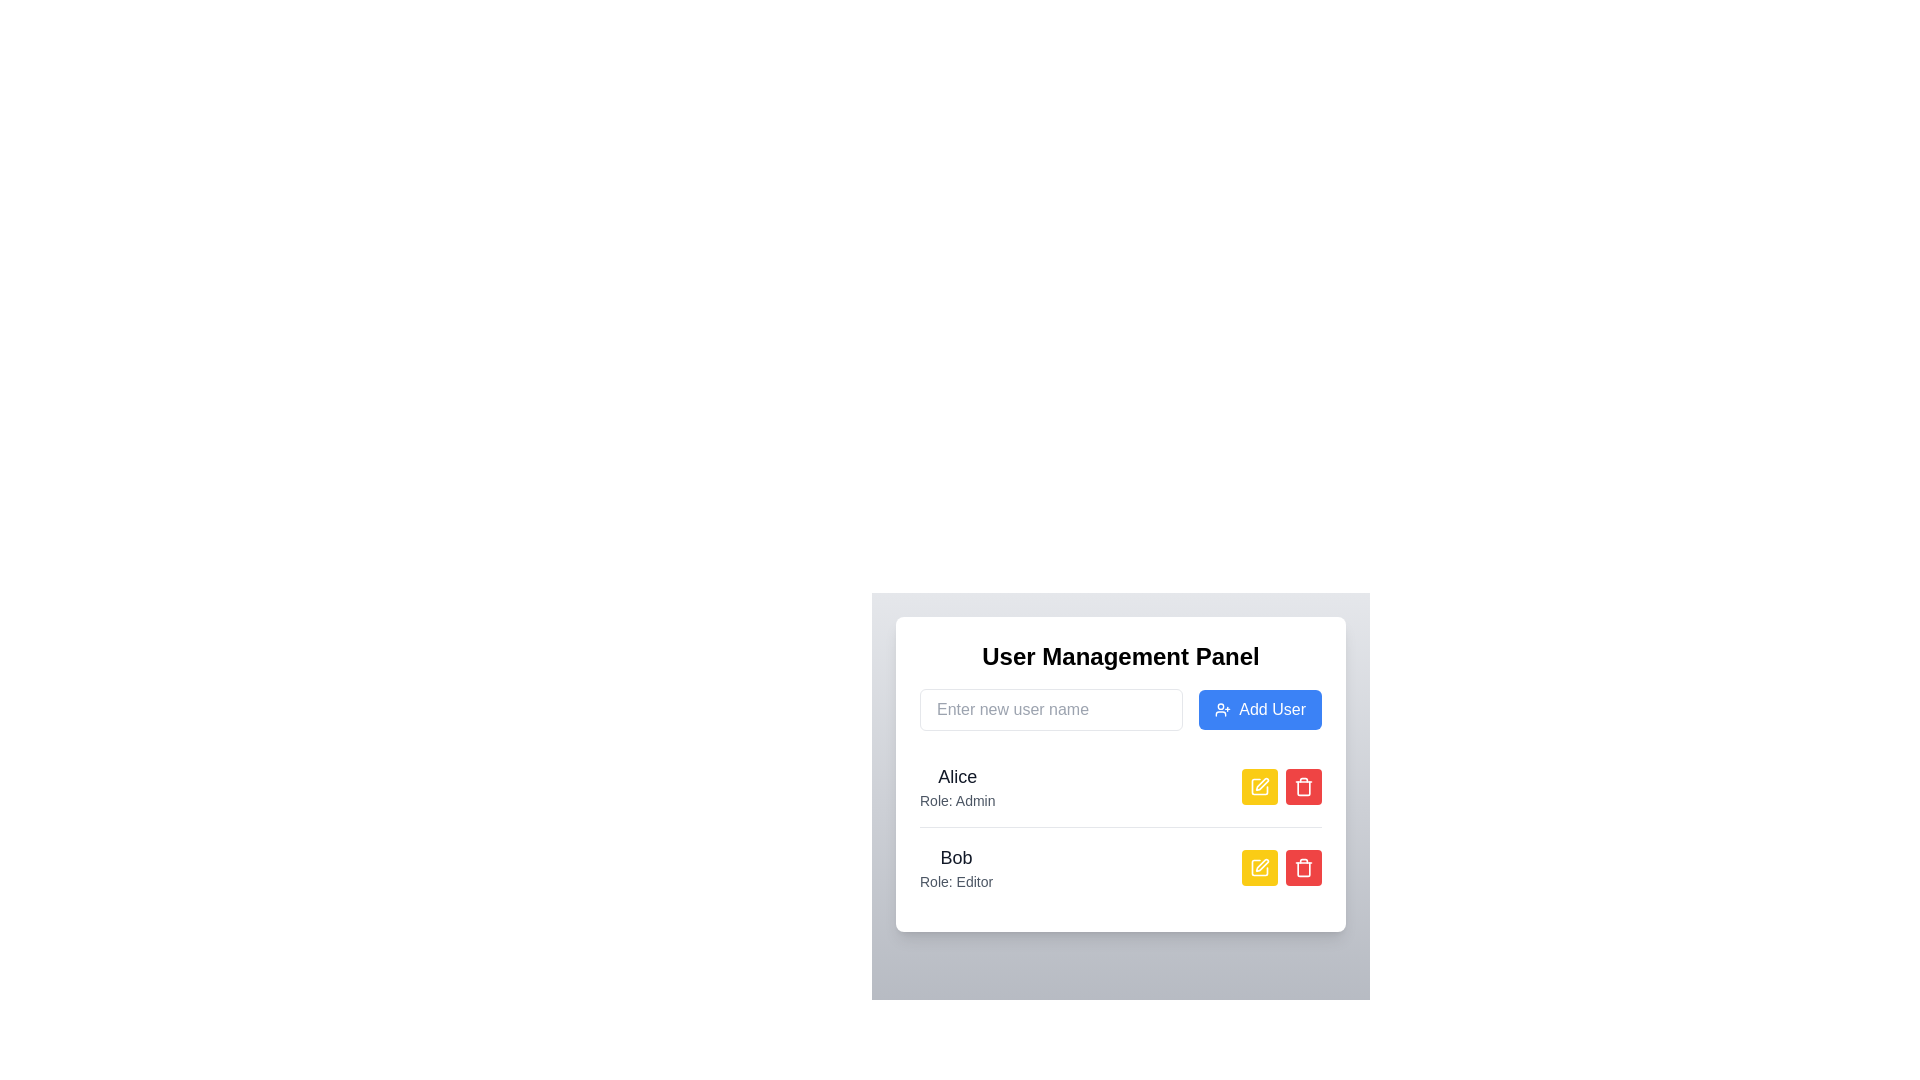  I want to click on the small, square, yellow button with a white pencil icon next to user 'Bob' in the User Management Panel to initiate the edit functionality, so click(1258, 866).